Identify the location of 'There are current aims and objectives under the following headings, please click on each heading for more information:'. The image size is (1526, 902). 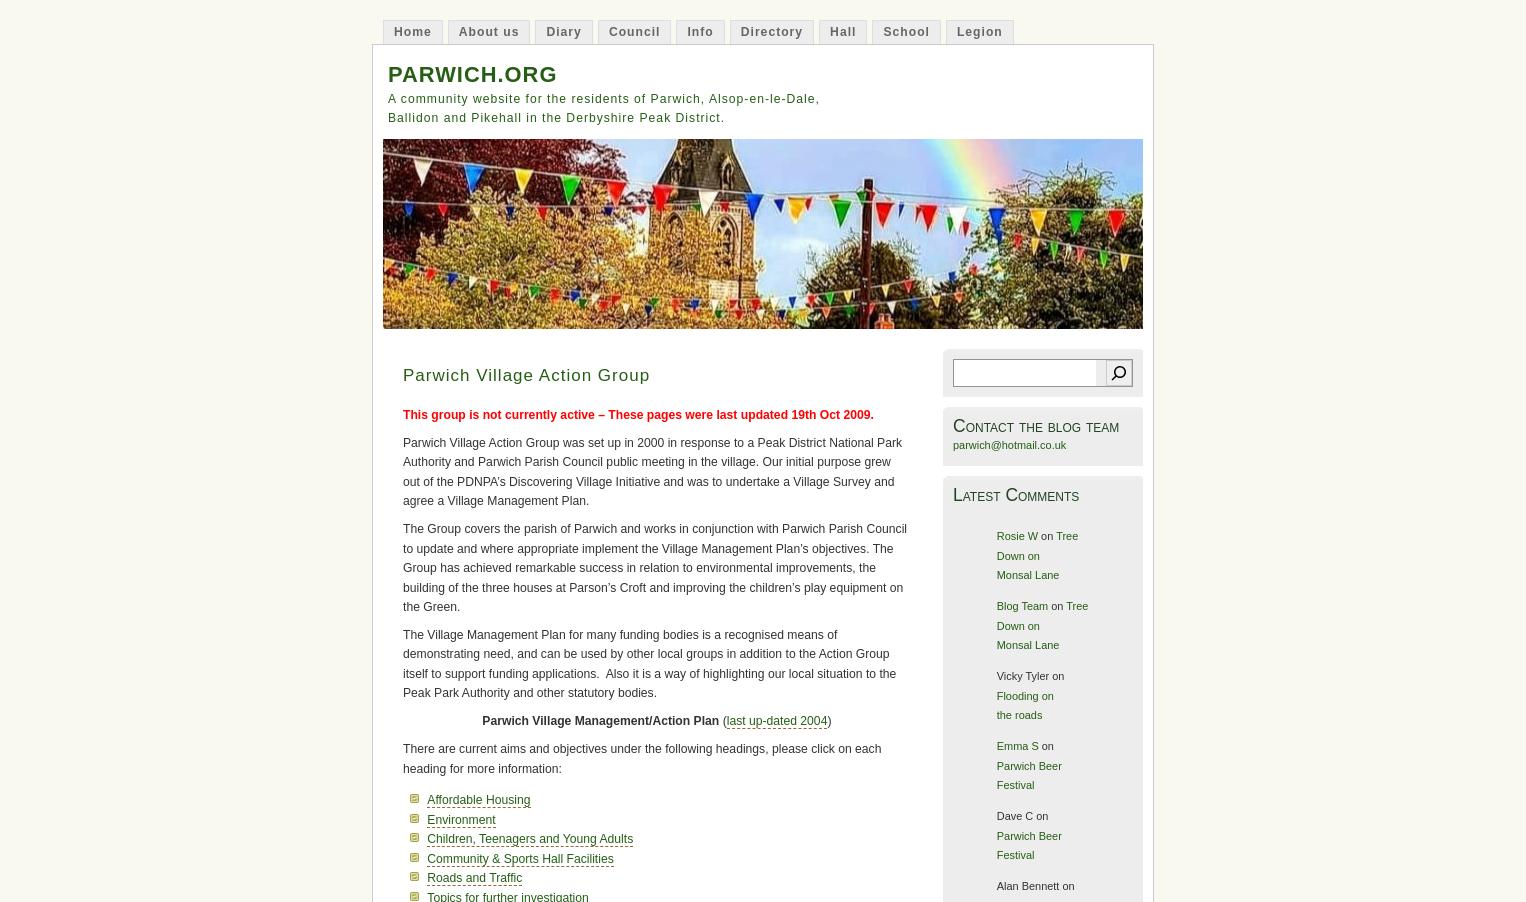
(641, 757).